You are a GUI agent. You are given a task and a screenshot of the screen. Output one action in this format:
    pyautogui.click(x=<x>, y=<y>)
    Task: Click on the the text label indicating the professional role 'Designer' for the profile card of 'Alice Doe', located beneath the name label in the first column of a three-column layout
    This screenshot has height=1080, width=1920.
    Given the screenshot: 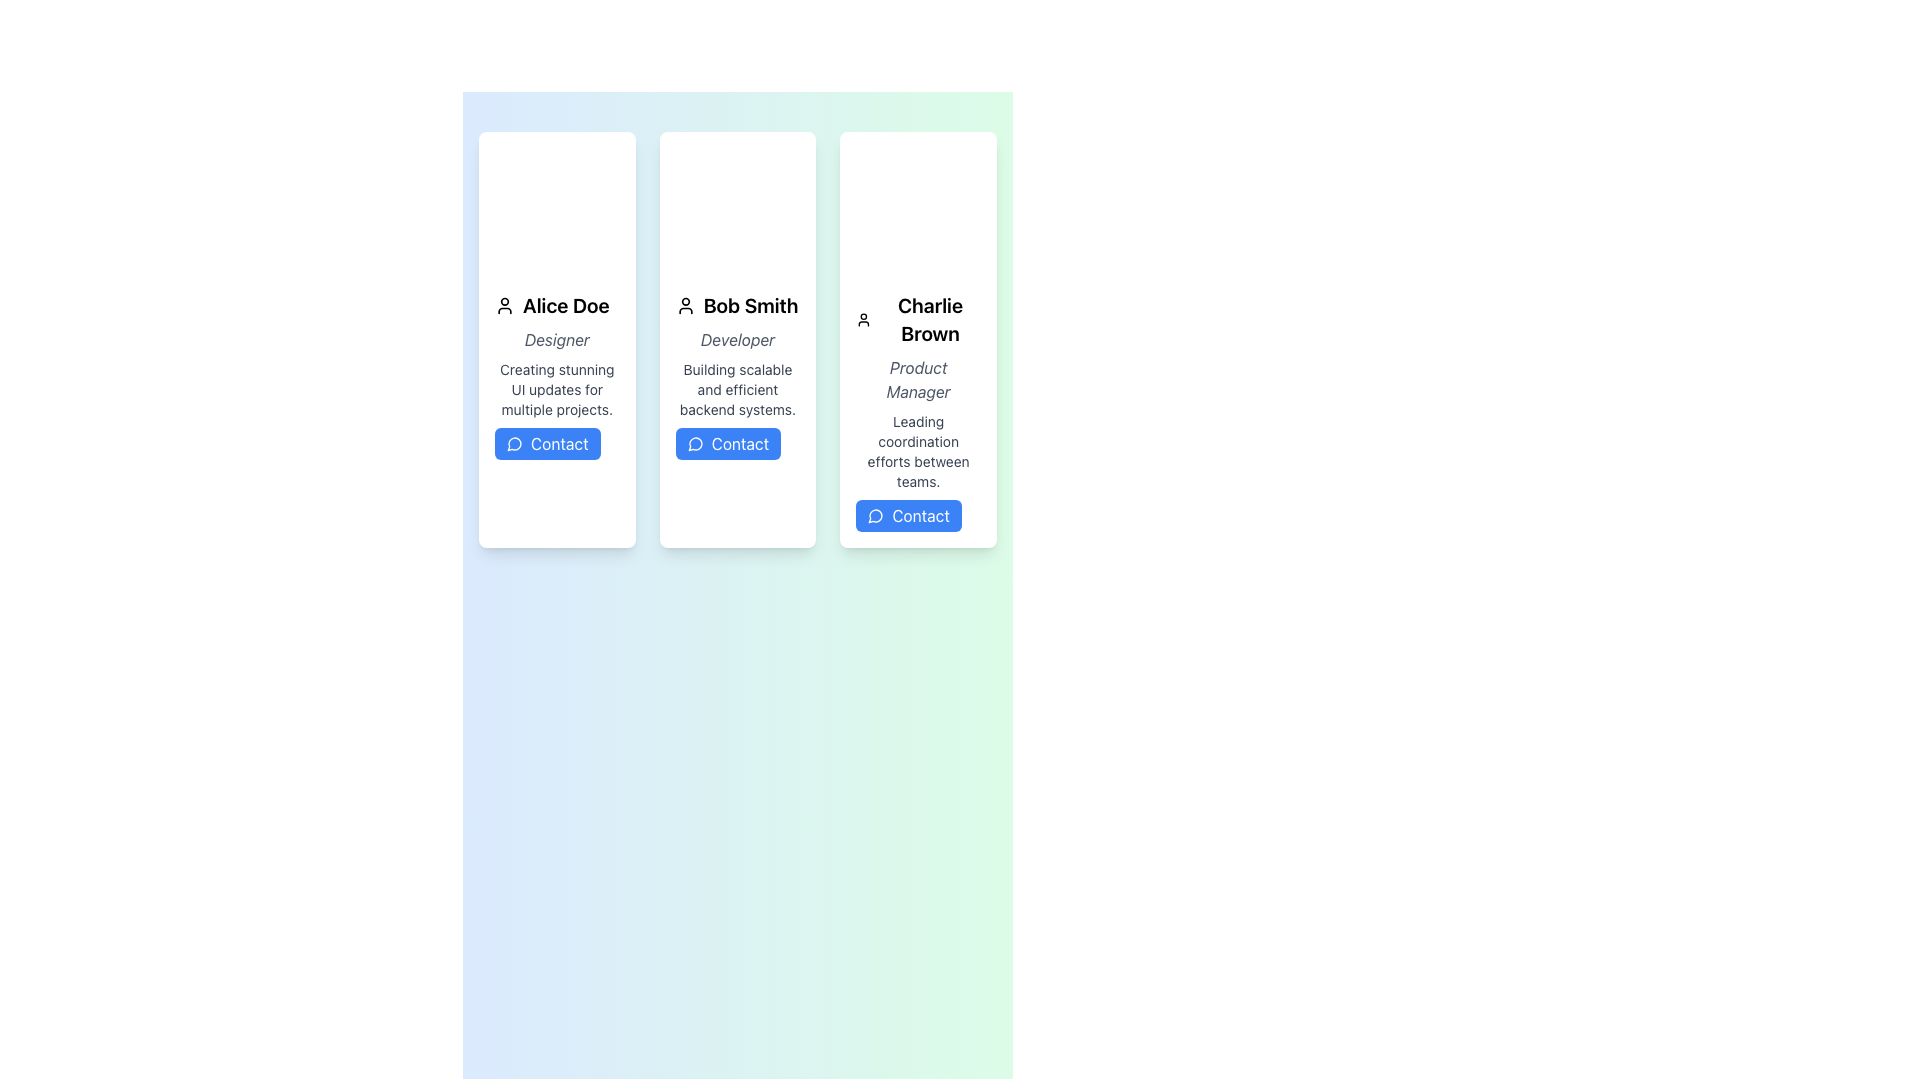 What is the action you would take?
    pyautogui.click(x=557, y=338)
    